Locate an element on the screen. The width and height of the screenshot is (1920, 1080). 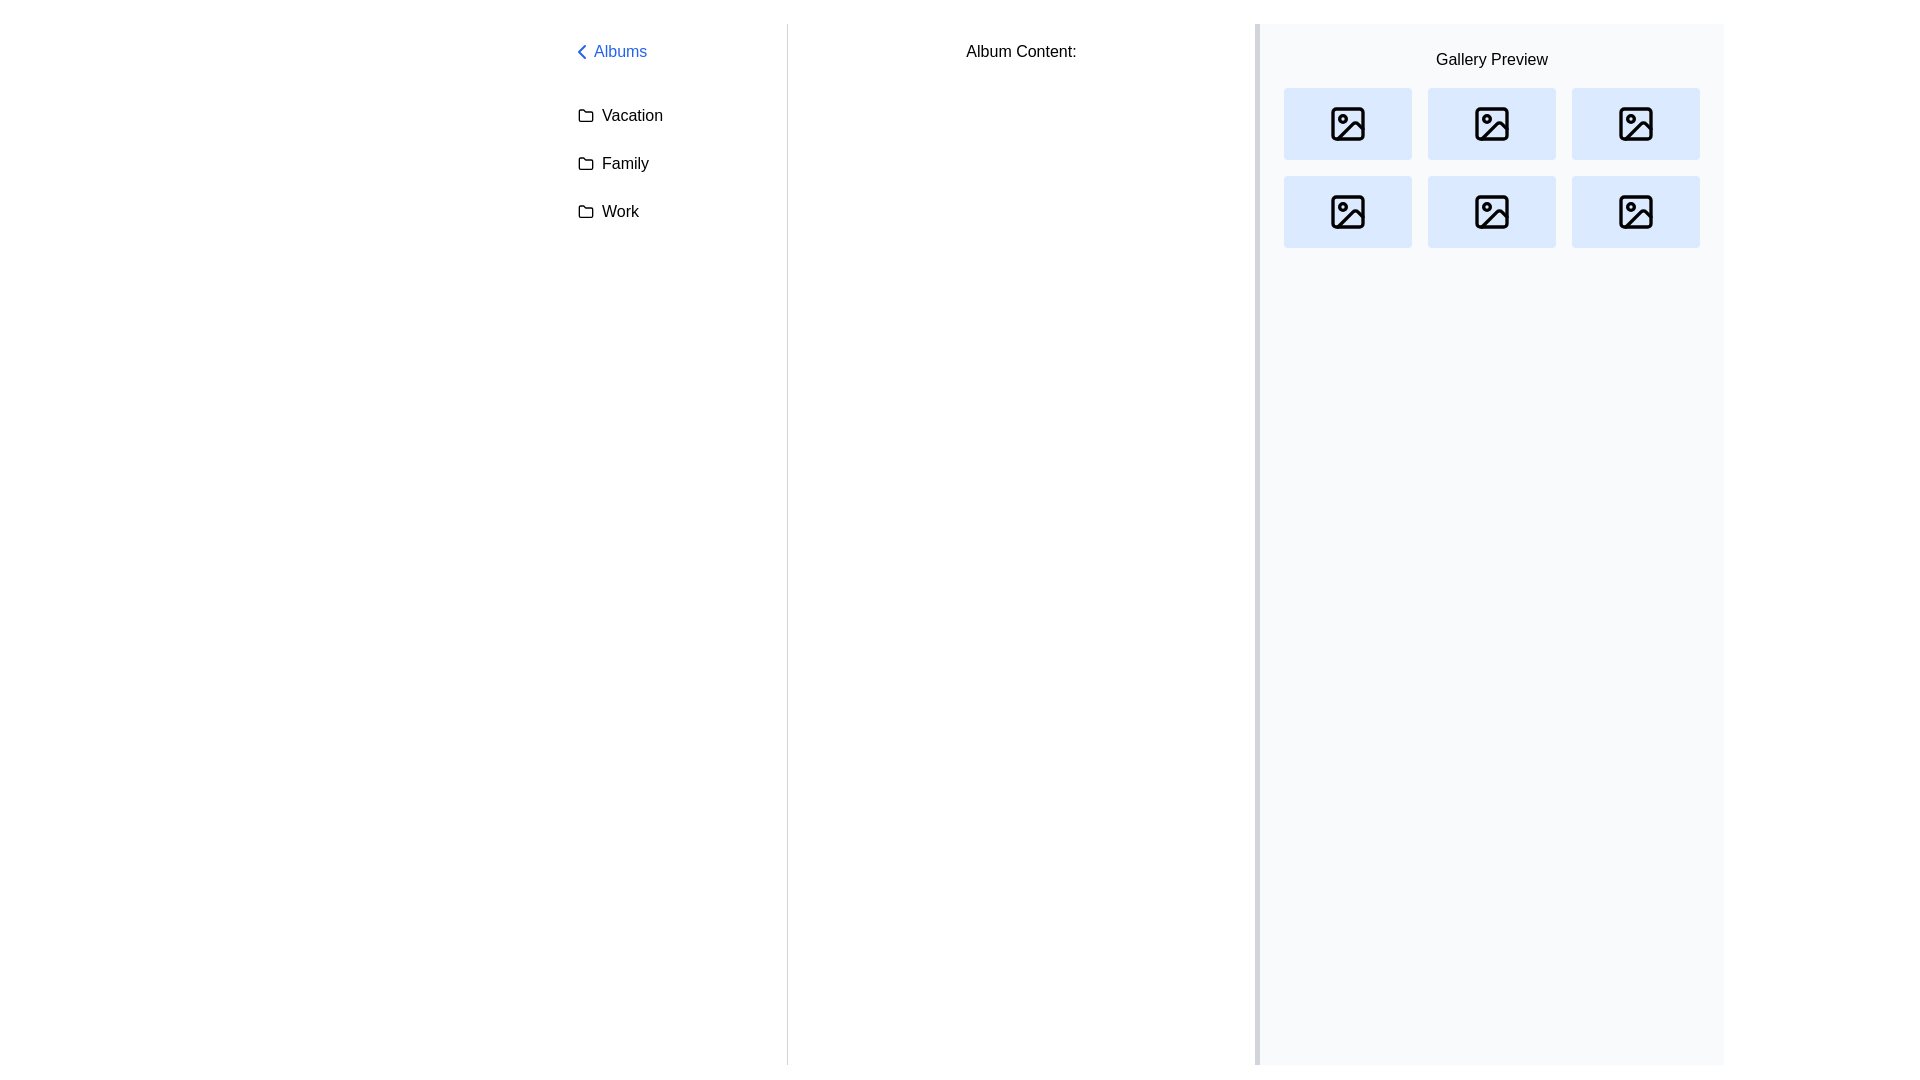
the image placeholder icon located in the third position of the top row in the Gallery Preview section is located at coordinates (1636, 123).